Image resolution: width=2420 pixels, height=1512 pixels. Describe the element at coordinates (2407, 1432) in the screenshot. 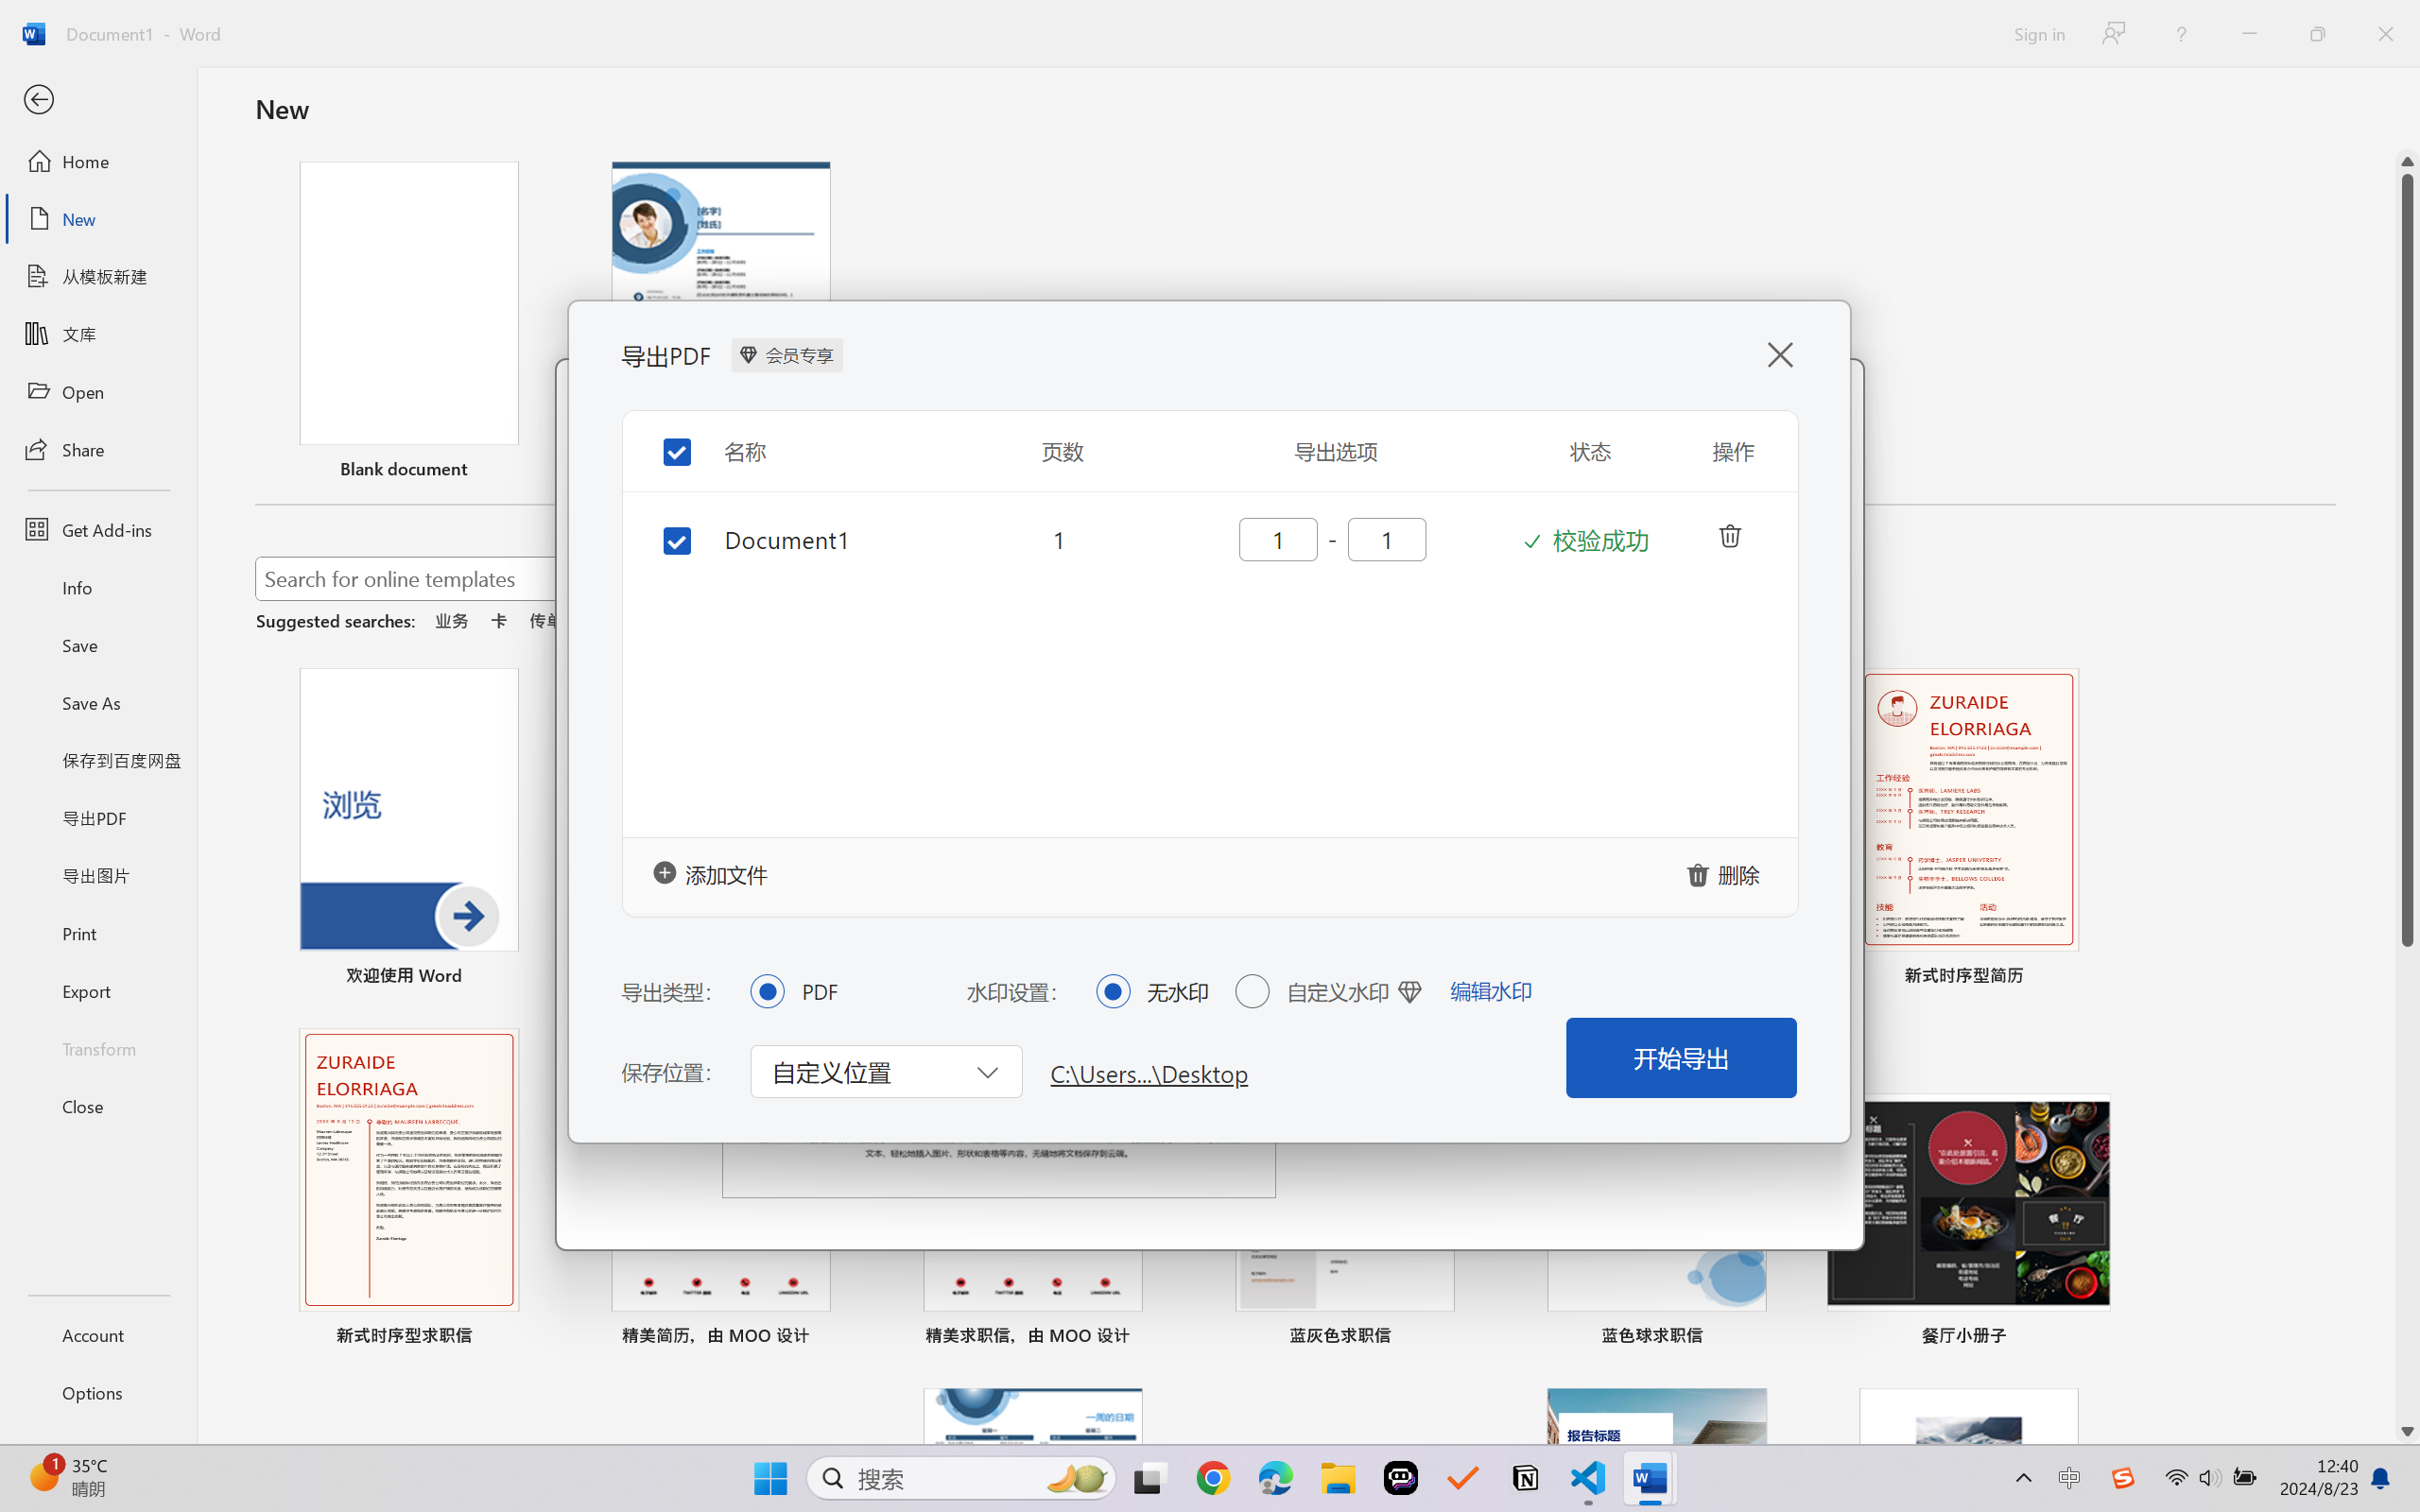

I see `'Line down'` at that location.